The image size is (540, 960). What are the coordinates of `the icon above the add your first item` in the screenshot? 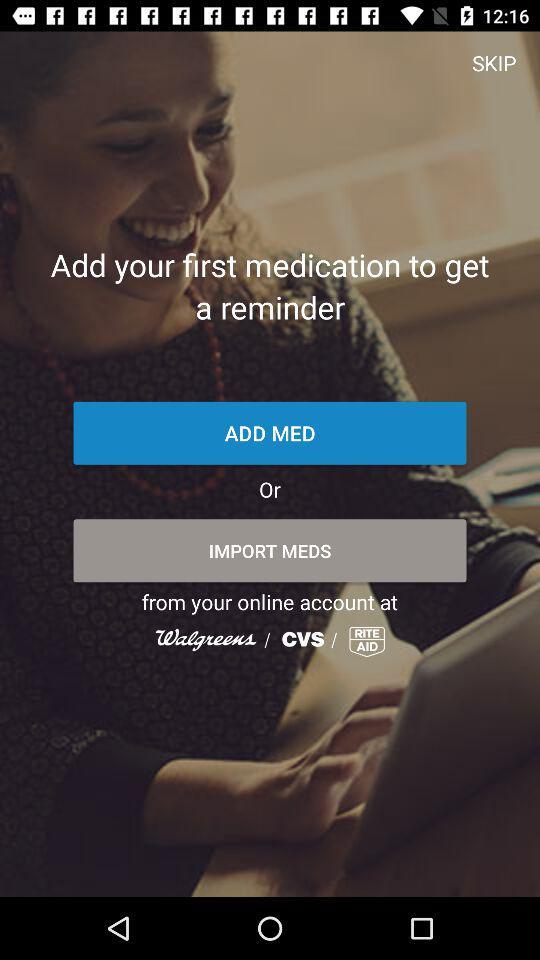 It's located at (493, 62).